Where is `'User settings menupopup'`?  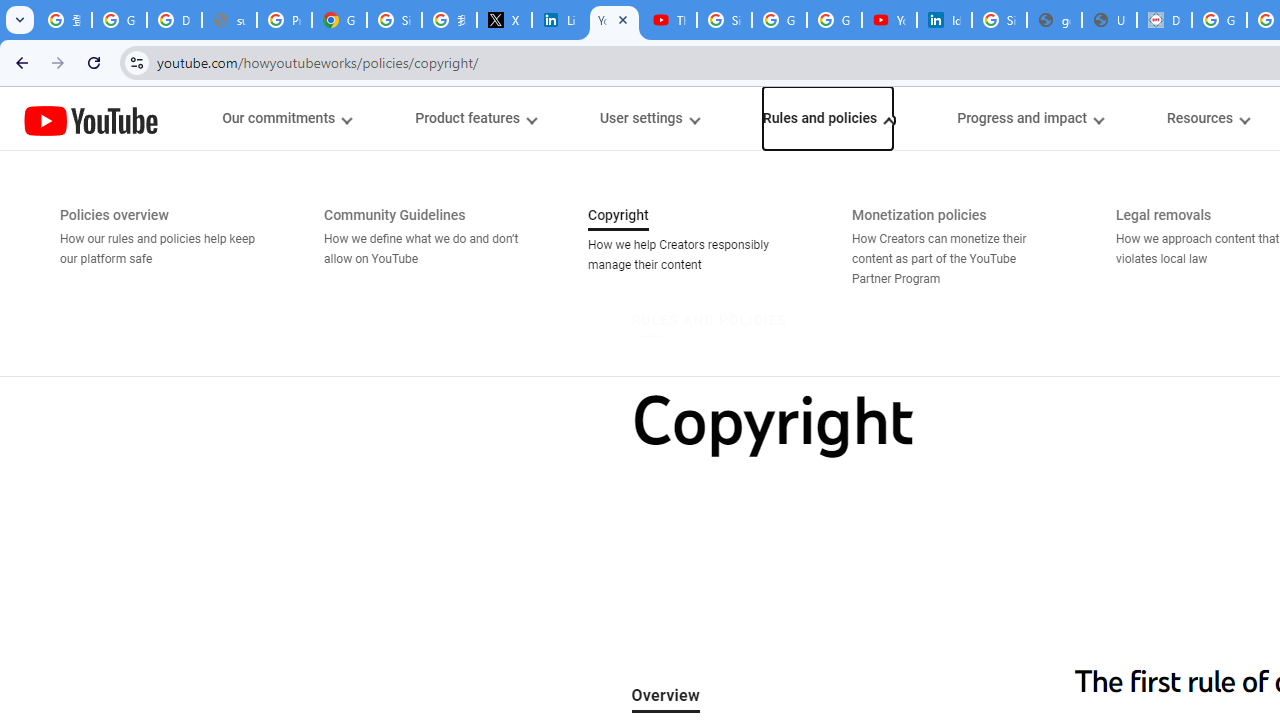
'User settings menupopup' is located at coordinates (648, 118).